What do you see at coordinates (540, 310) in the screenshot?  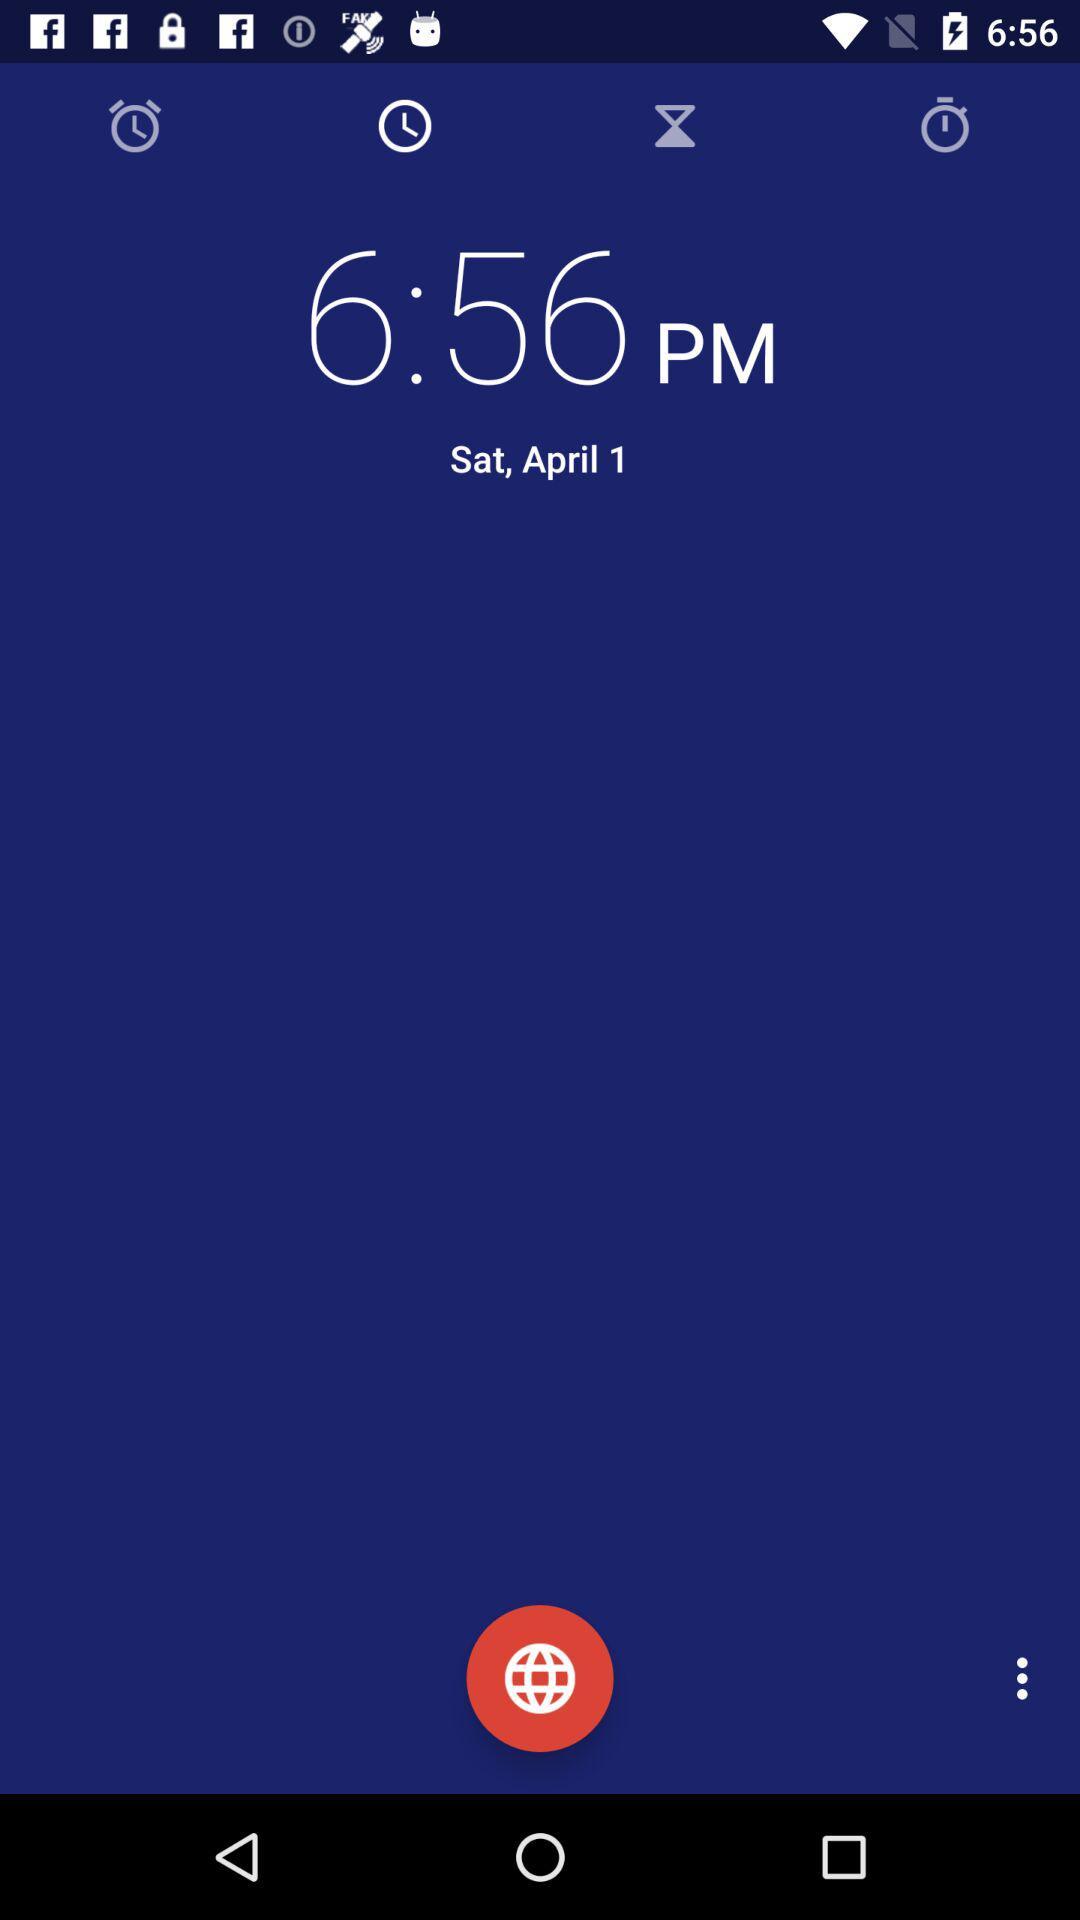 I see `icon above the sat, april 1` at bounding box center [540, 310].